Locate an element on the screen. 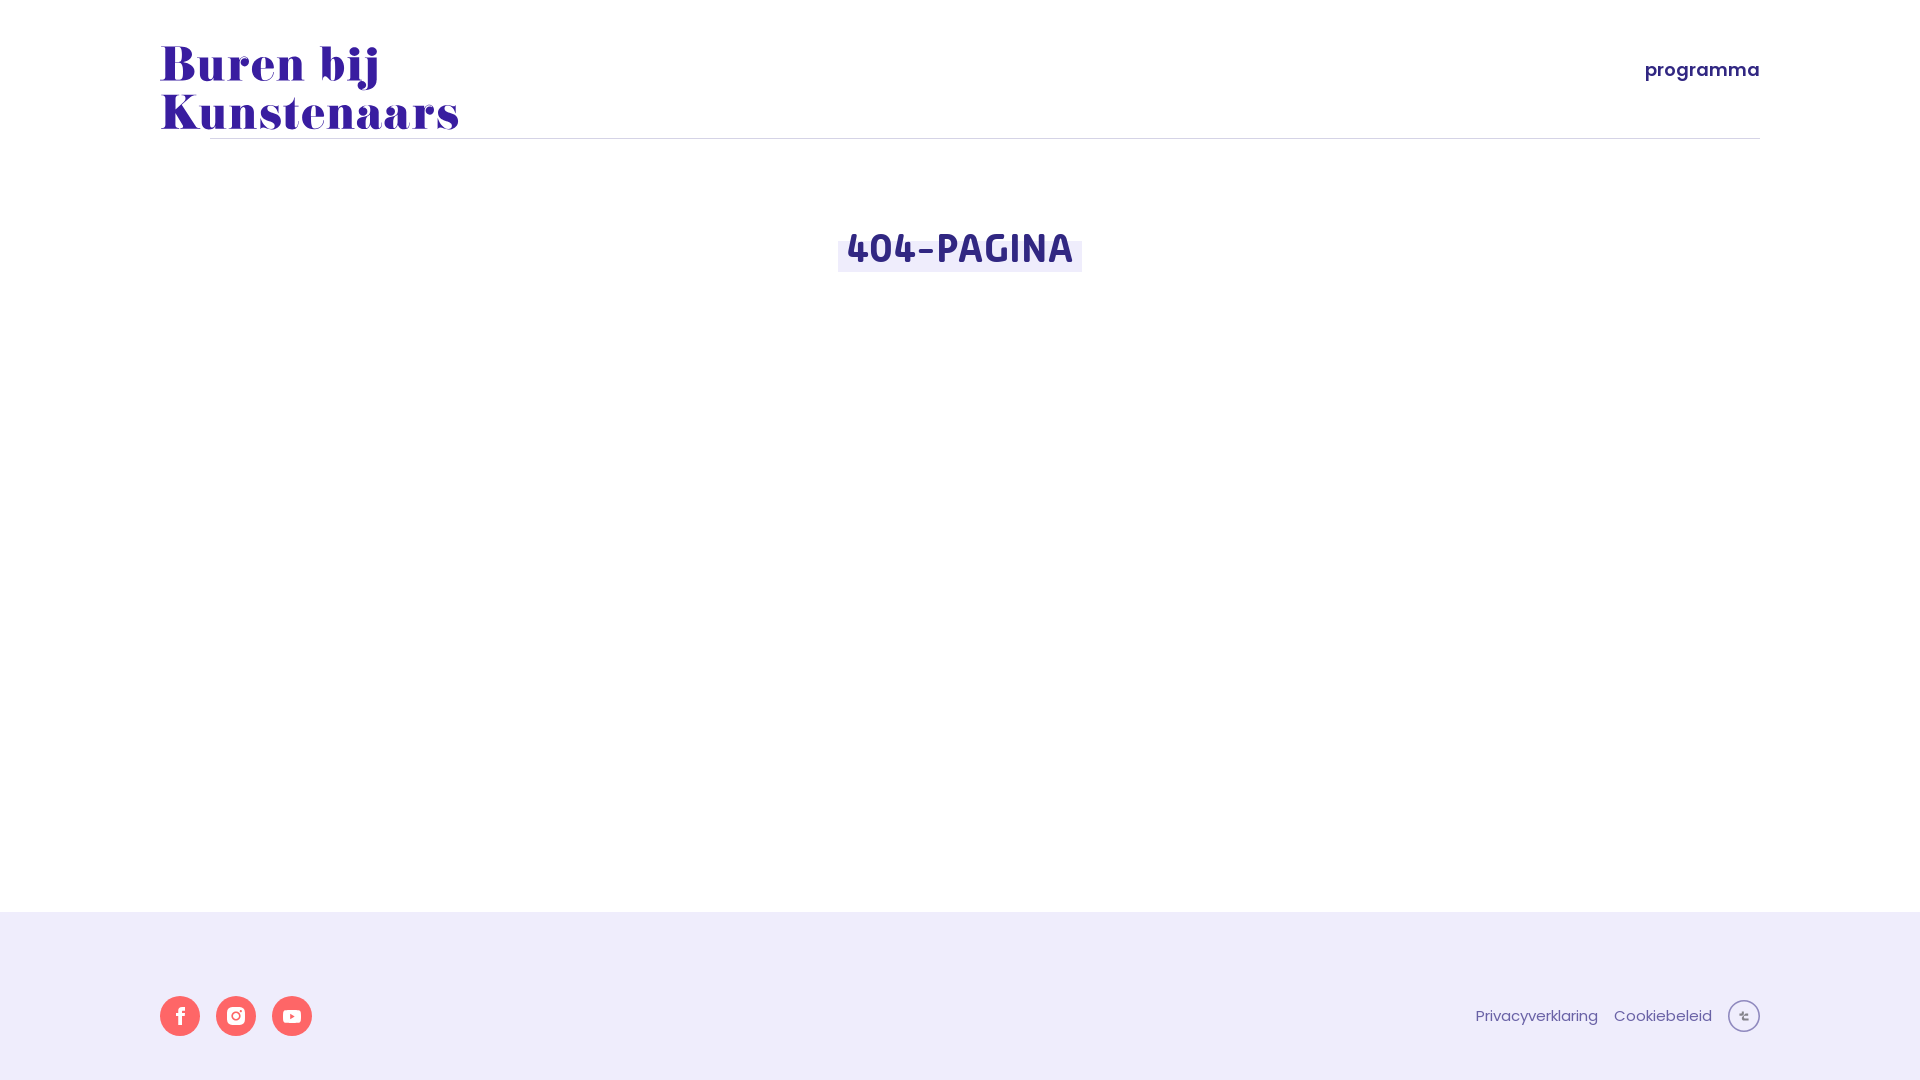 The width and height of the screenshot is (1920, 1080). 'Cookiebeleid' is located at coordinates (1662, 1016).